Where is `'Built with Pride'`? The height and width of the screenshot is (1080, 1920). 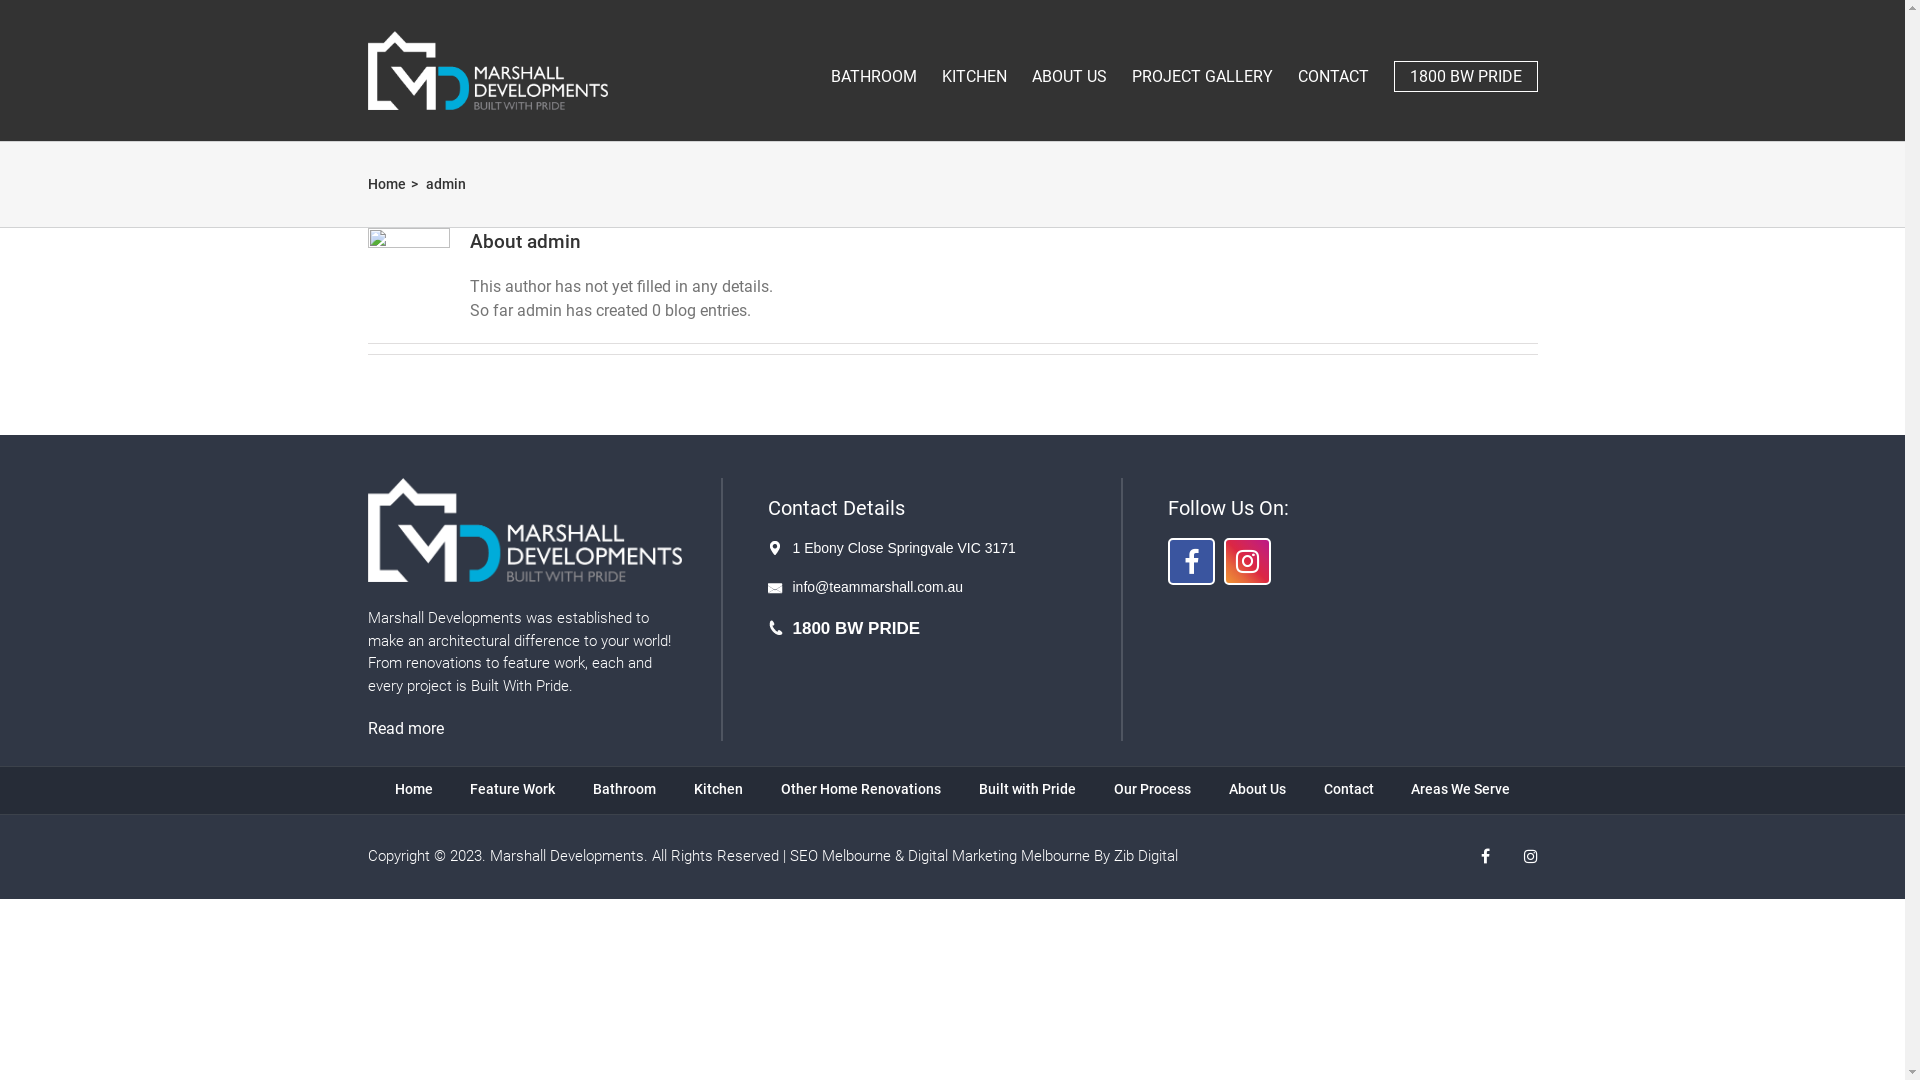
'Built with Pride' is located at coordinates (1027, 788).